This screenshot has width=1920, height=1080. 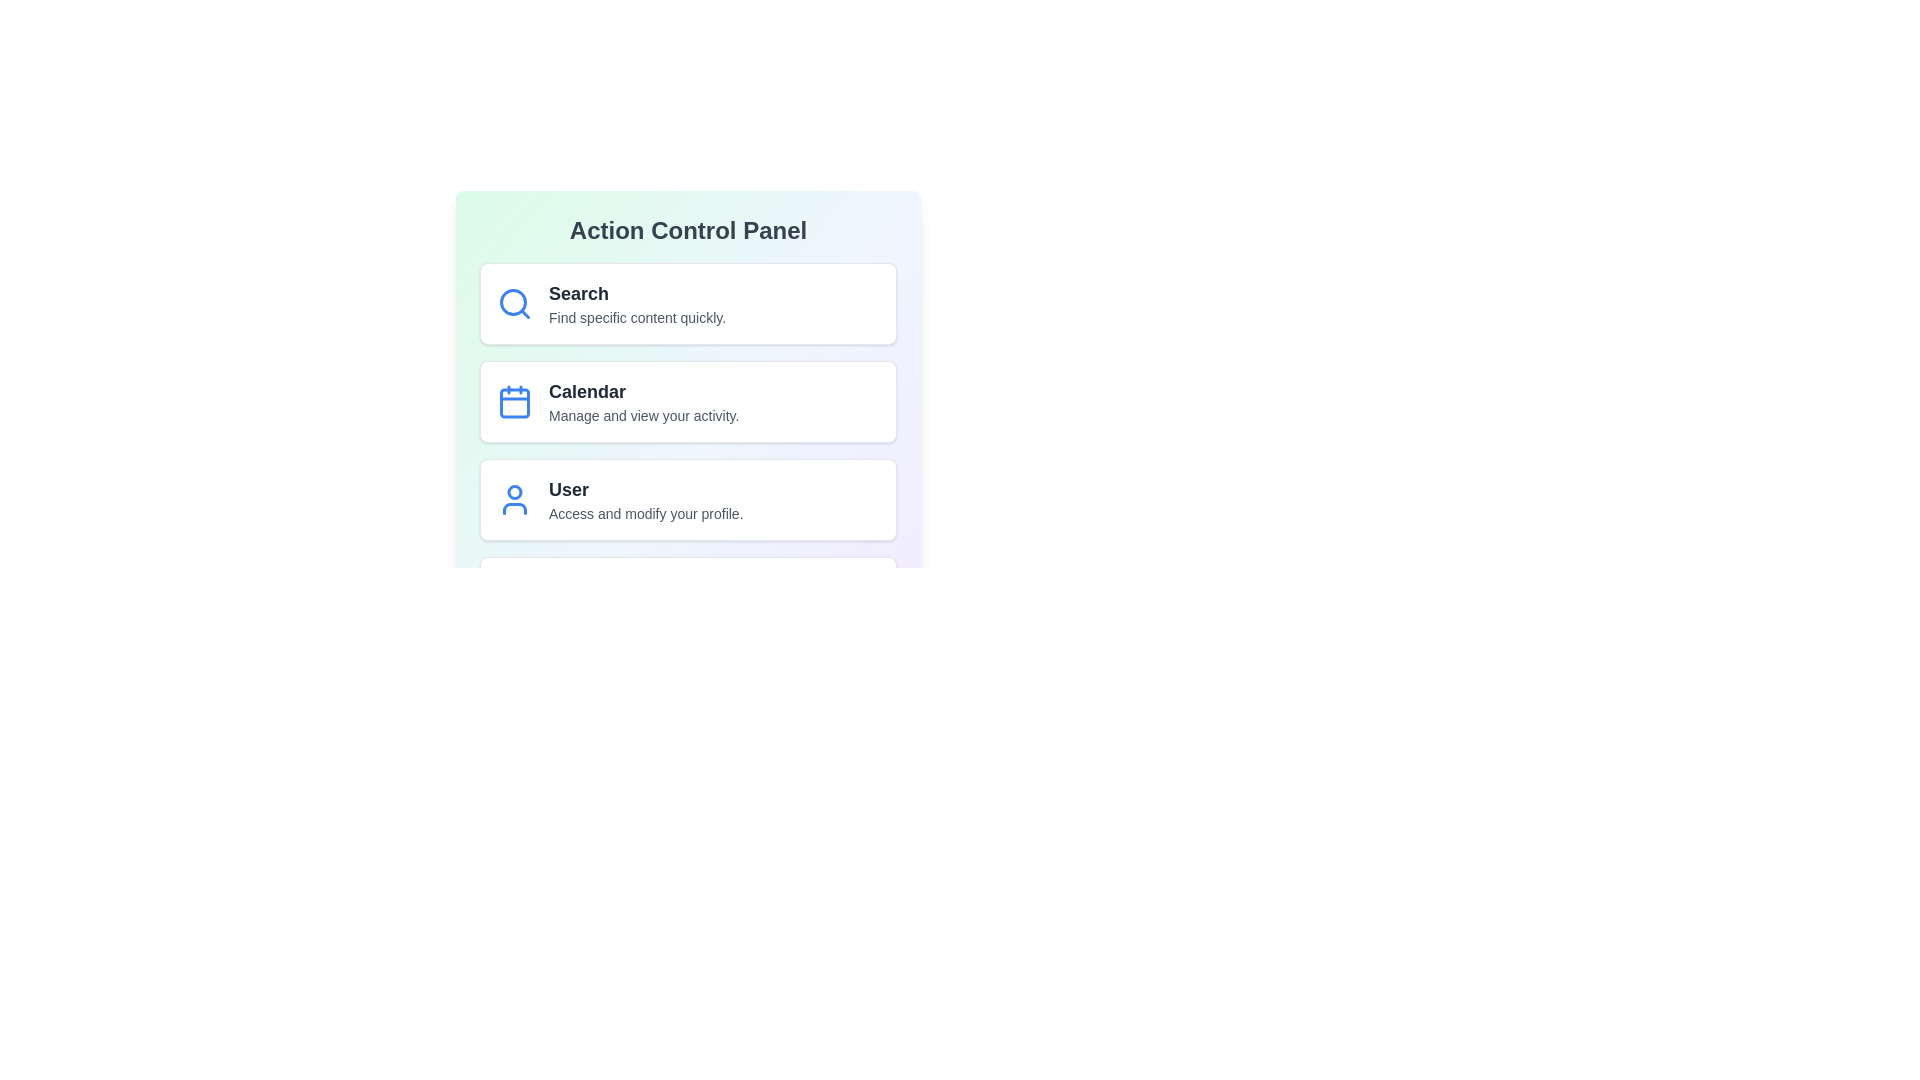 I want to click on displayed information from the 'Calendar' text component, which includes the title 'Calendar' in bold and the subtitle 'Manage and view your activity.', so click(x=644, y=401).